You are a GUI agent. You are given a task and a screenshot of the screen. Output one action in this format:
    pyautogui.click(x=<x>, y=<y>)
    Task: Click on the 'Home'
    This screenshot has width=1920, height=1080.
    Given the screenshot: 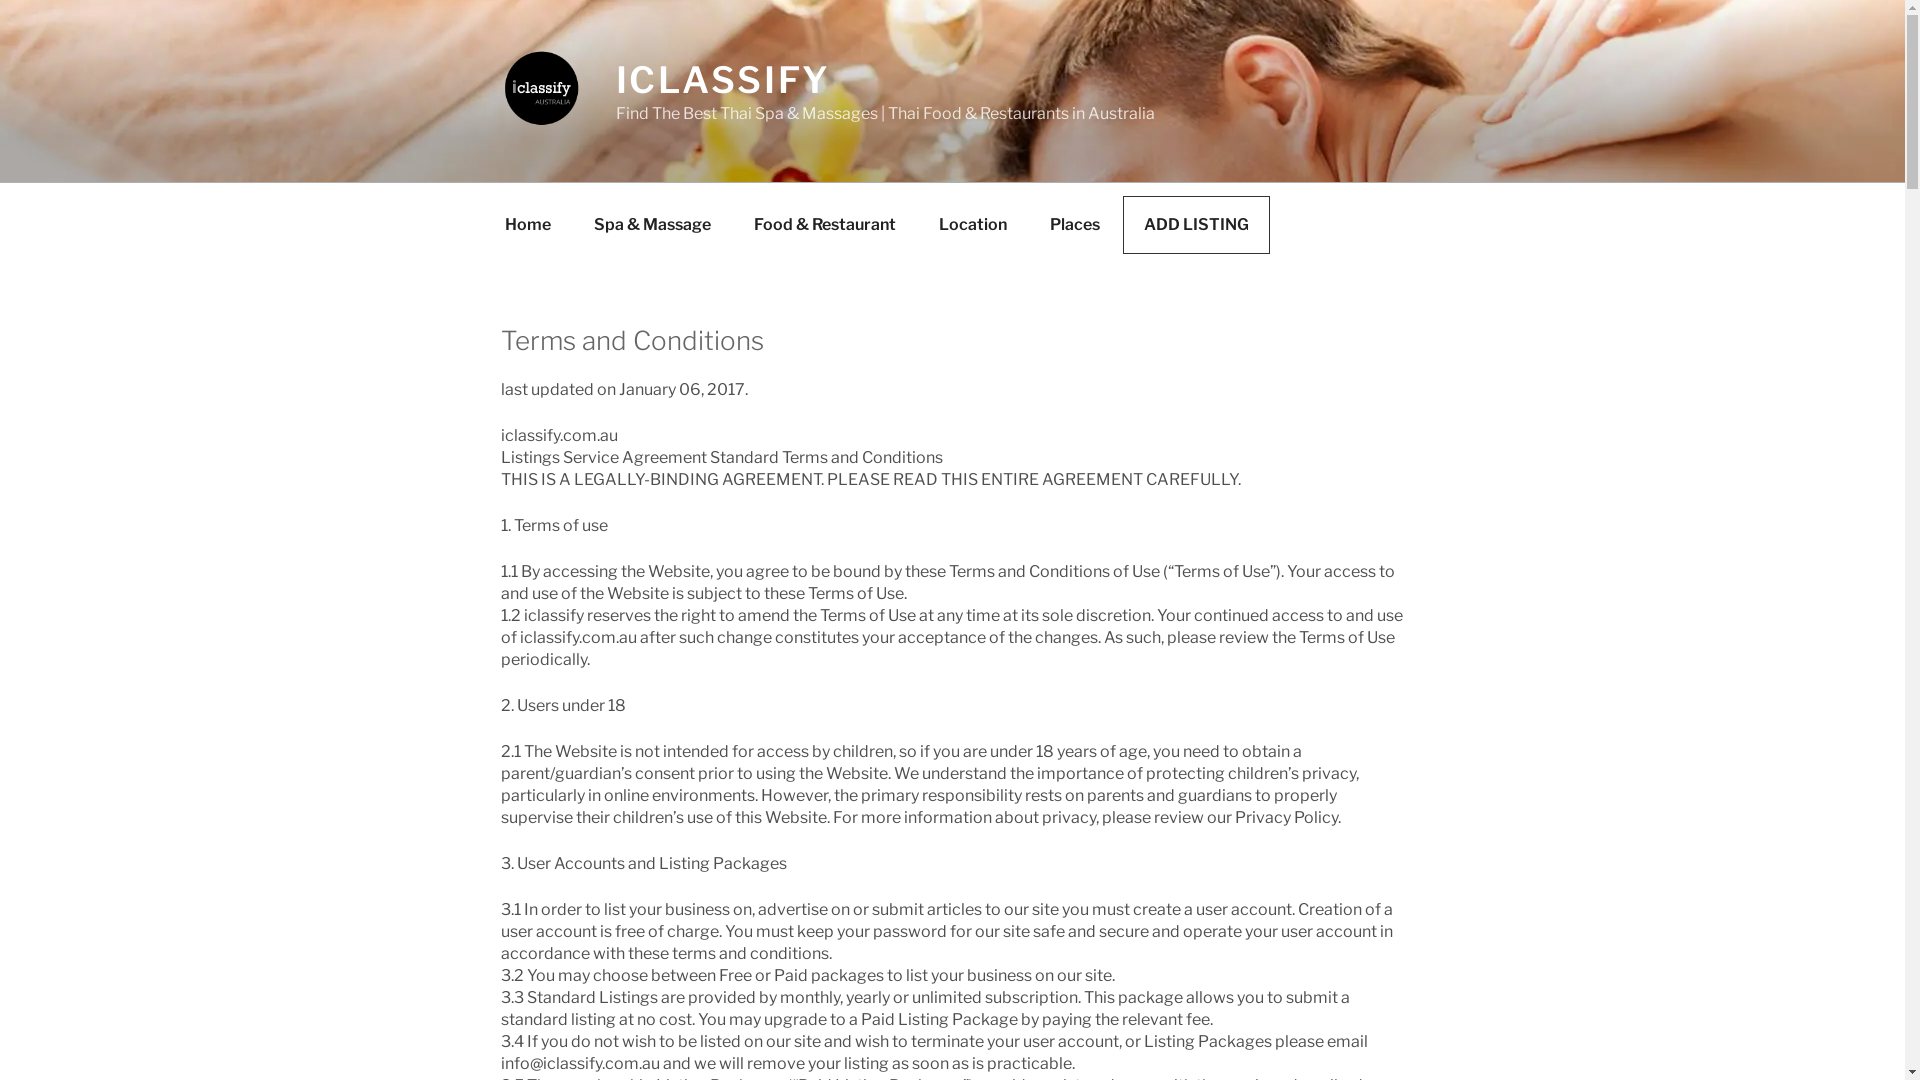 What is the action you would take?
    pyautogui.click(x=527, y=224)
    